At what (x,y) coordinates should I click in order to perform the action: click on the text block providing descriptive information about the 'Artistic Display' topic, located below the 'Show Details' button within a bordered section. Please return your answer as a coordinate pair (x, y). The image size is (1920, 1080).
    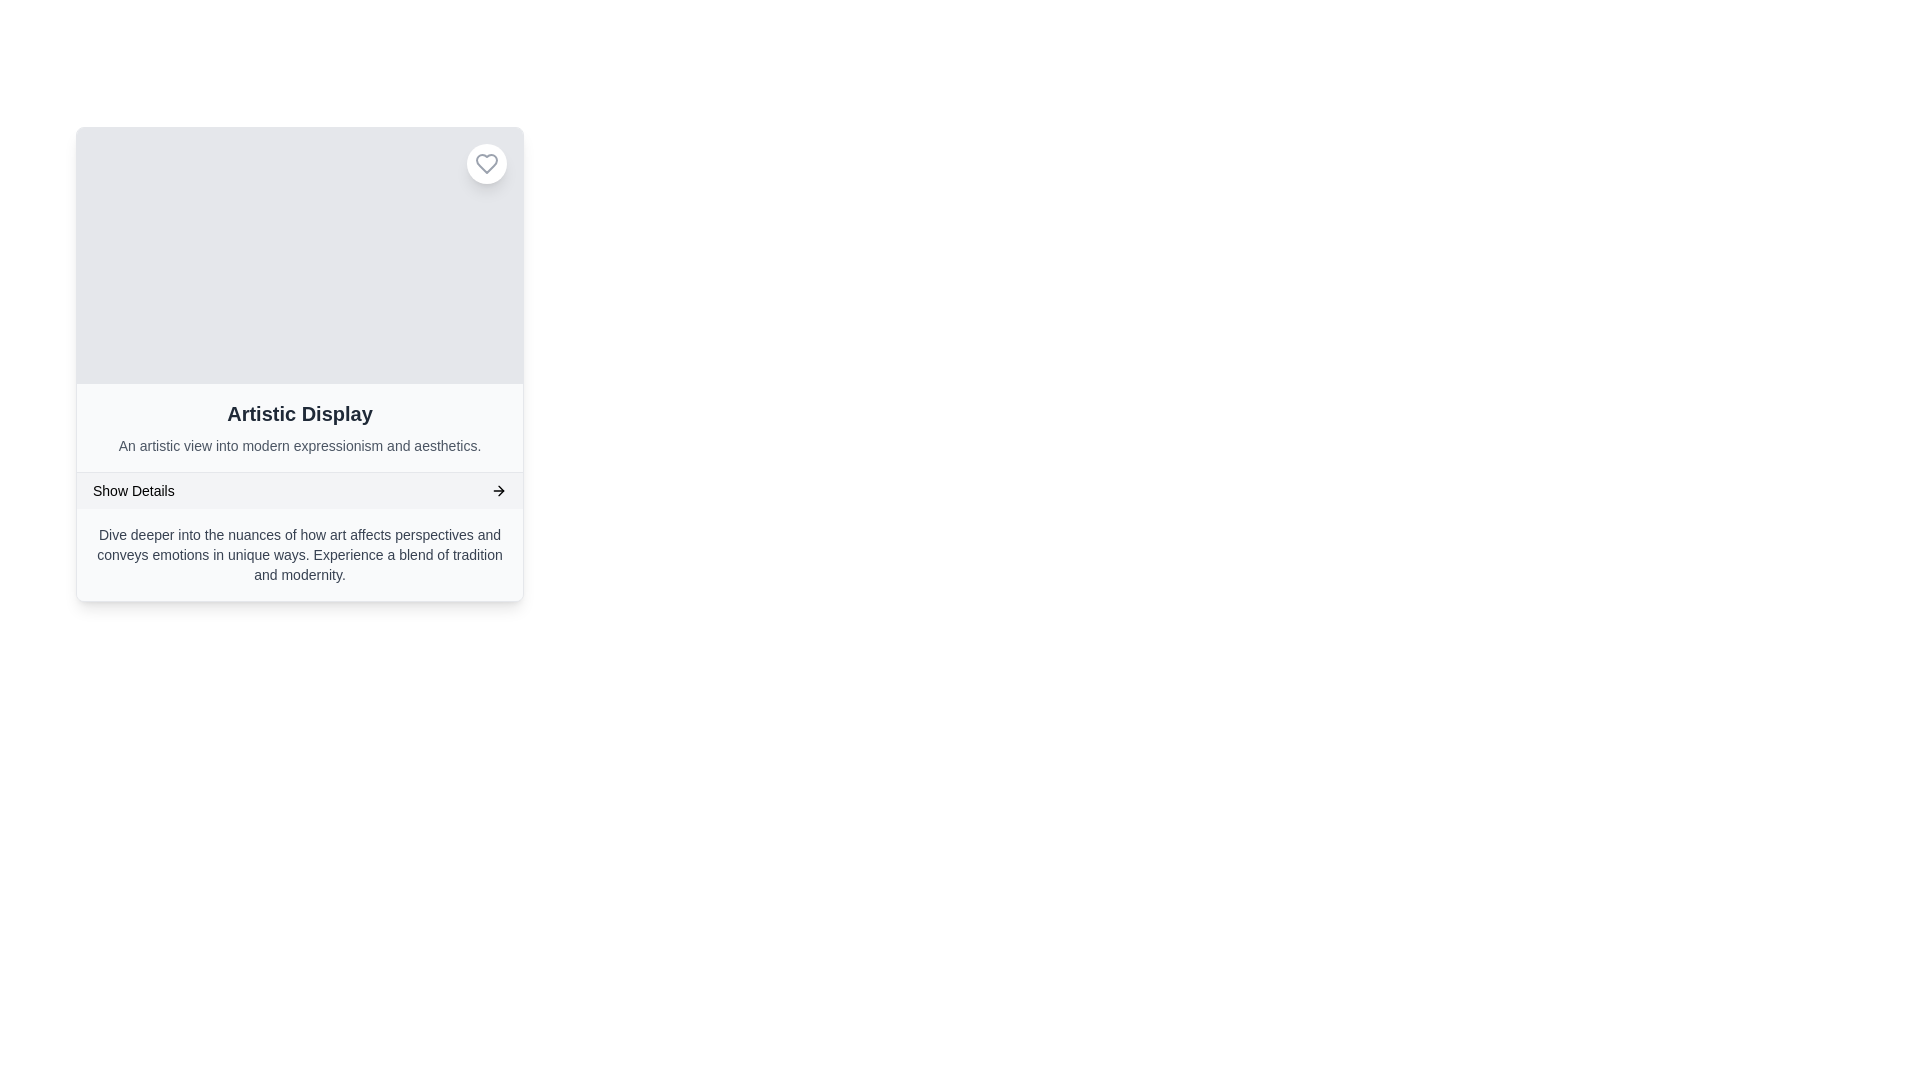
    Looking at the image, I should click on (298, 555).